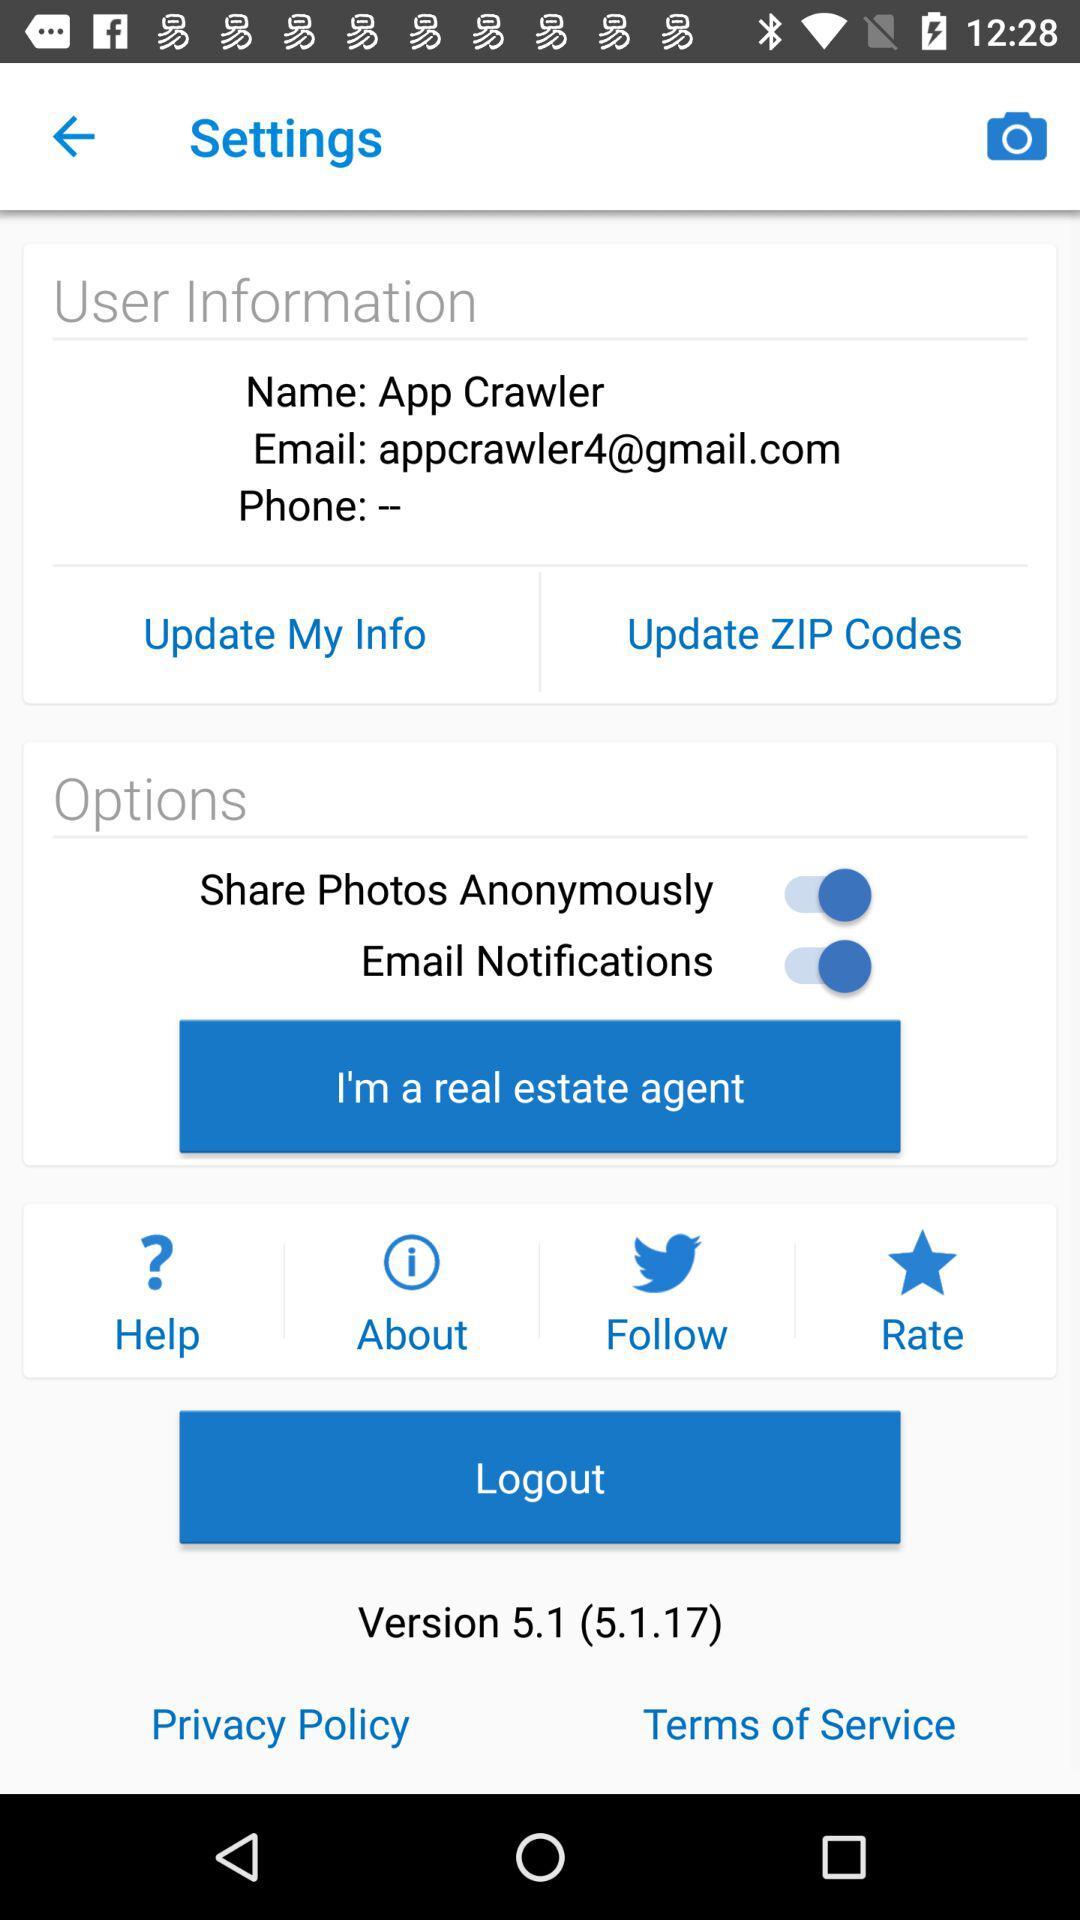  I want to click on icon below i m a item, so click(410, 1290).